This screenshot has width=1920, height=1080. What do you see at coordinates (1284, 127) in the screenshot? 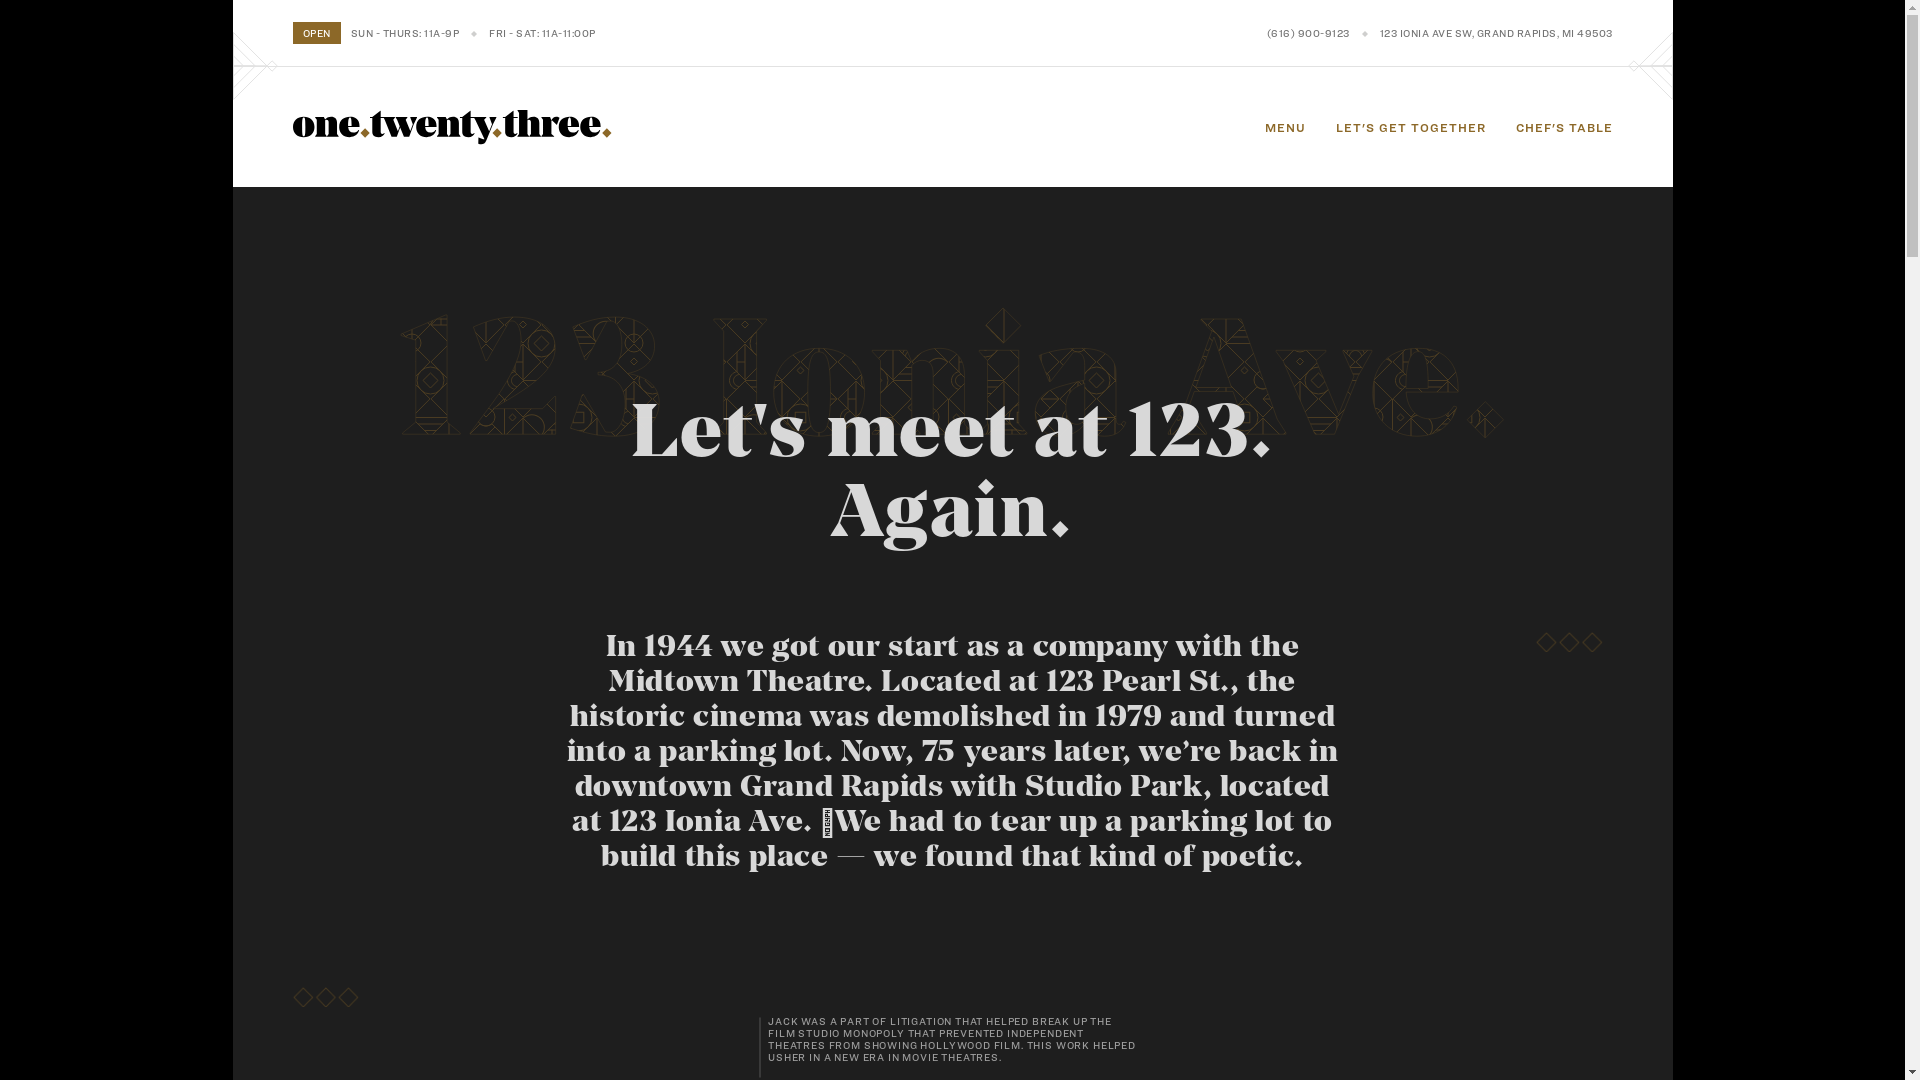
I see `'MENU'` at bounding box center [1284, 127].